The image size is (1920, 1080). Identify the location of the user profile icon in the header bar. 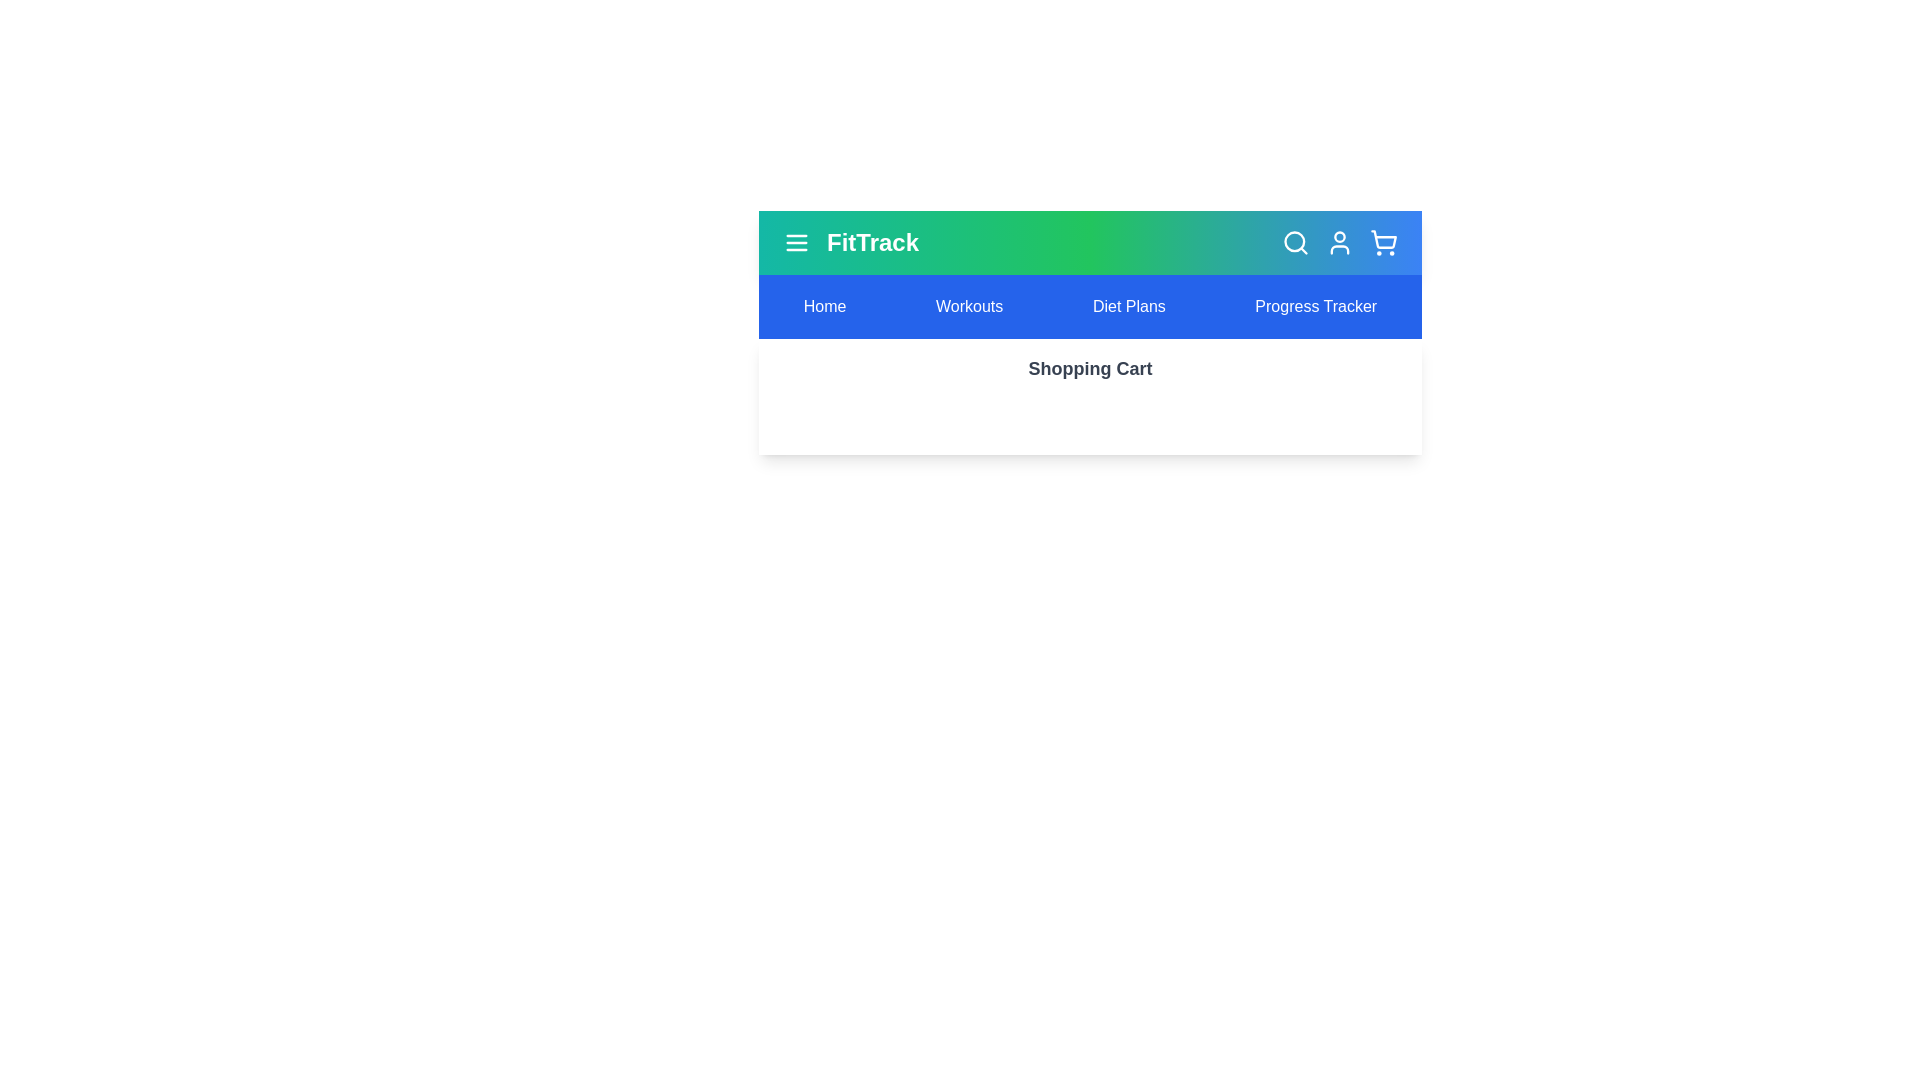
(1339, 242).